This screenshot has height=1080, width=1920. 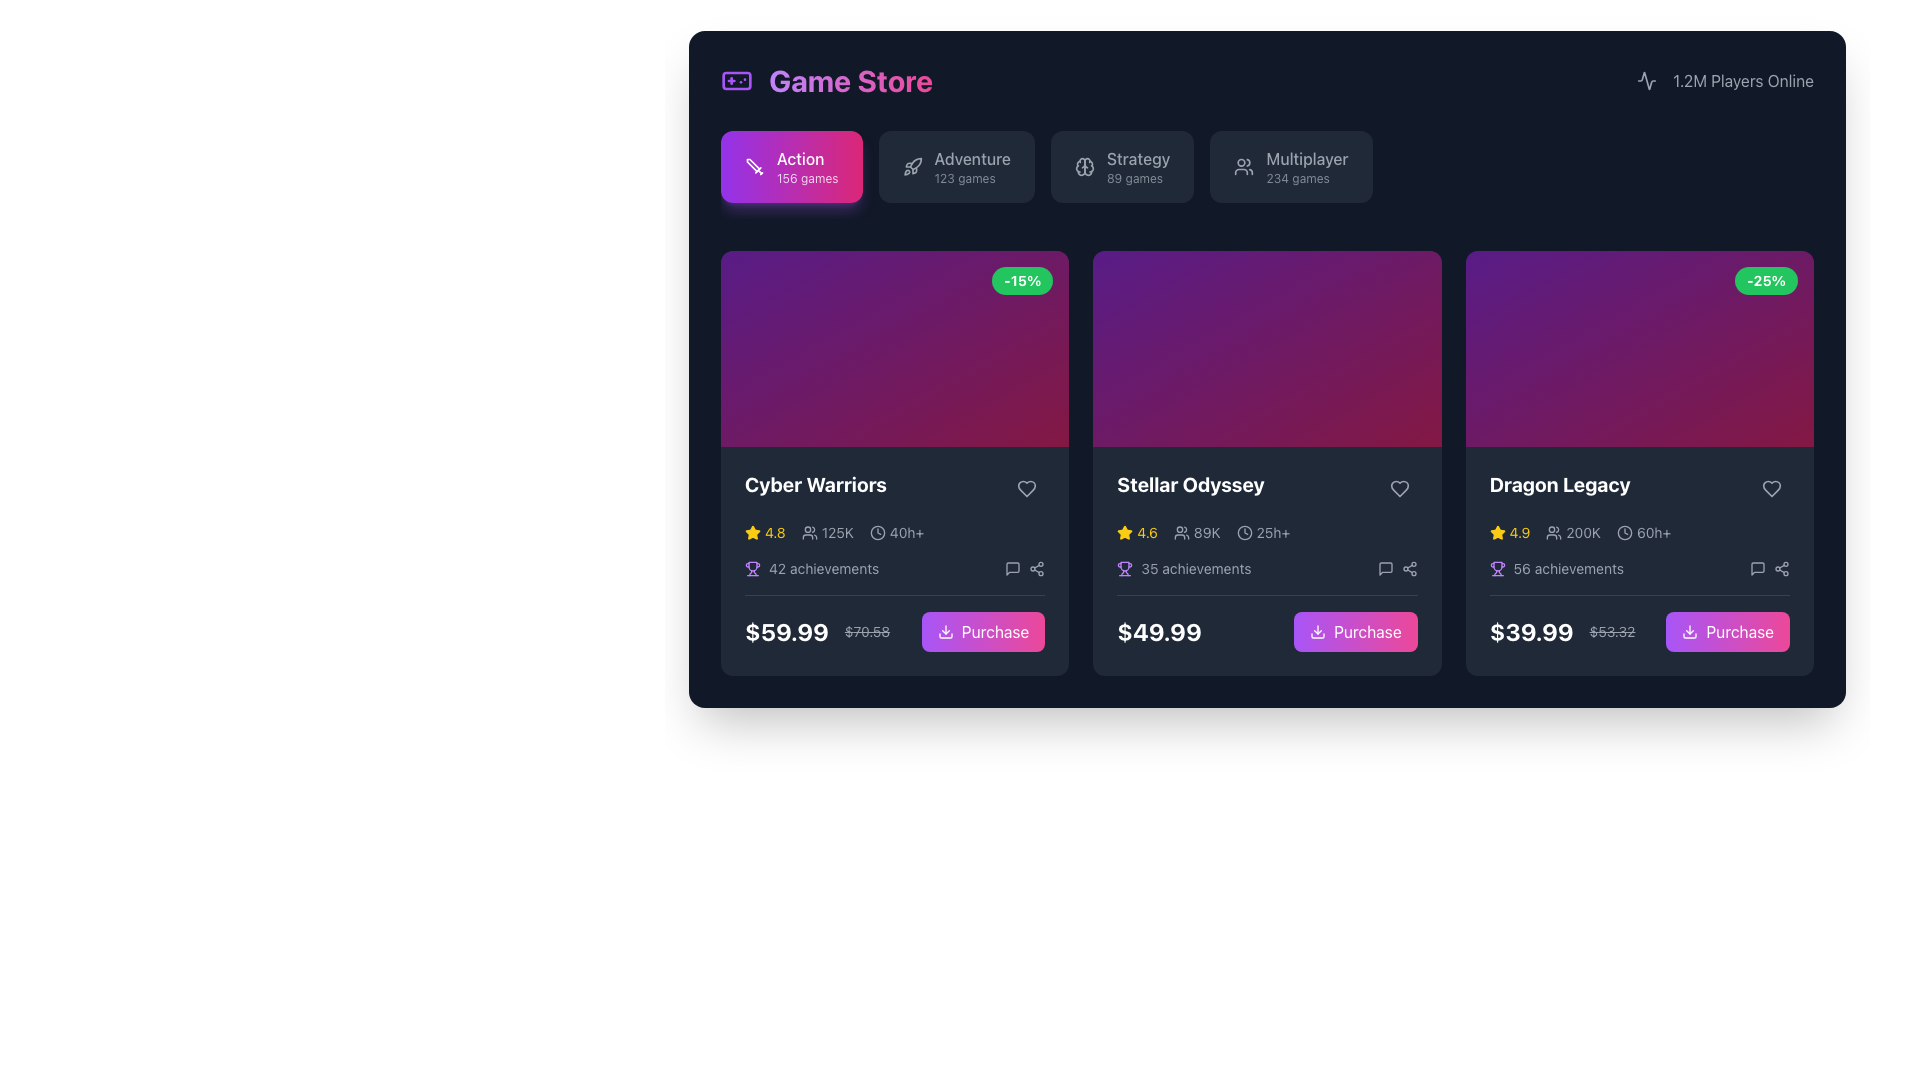 I want to click on the 'Multiplayer' button which contains the text label group with 'Multiplayer' and '234 games' to filter by this category, so click(x=1307, y=165).